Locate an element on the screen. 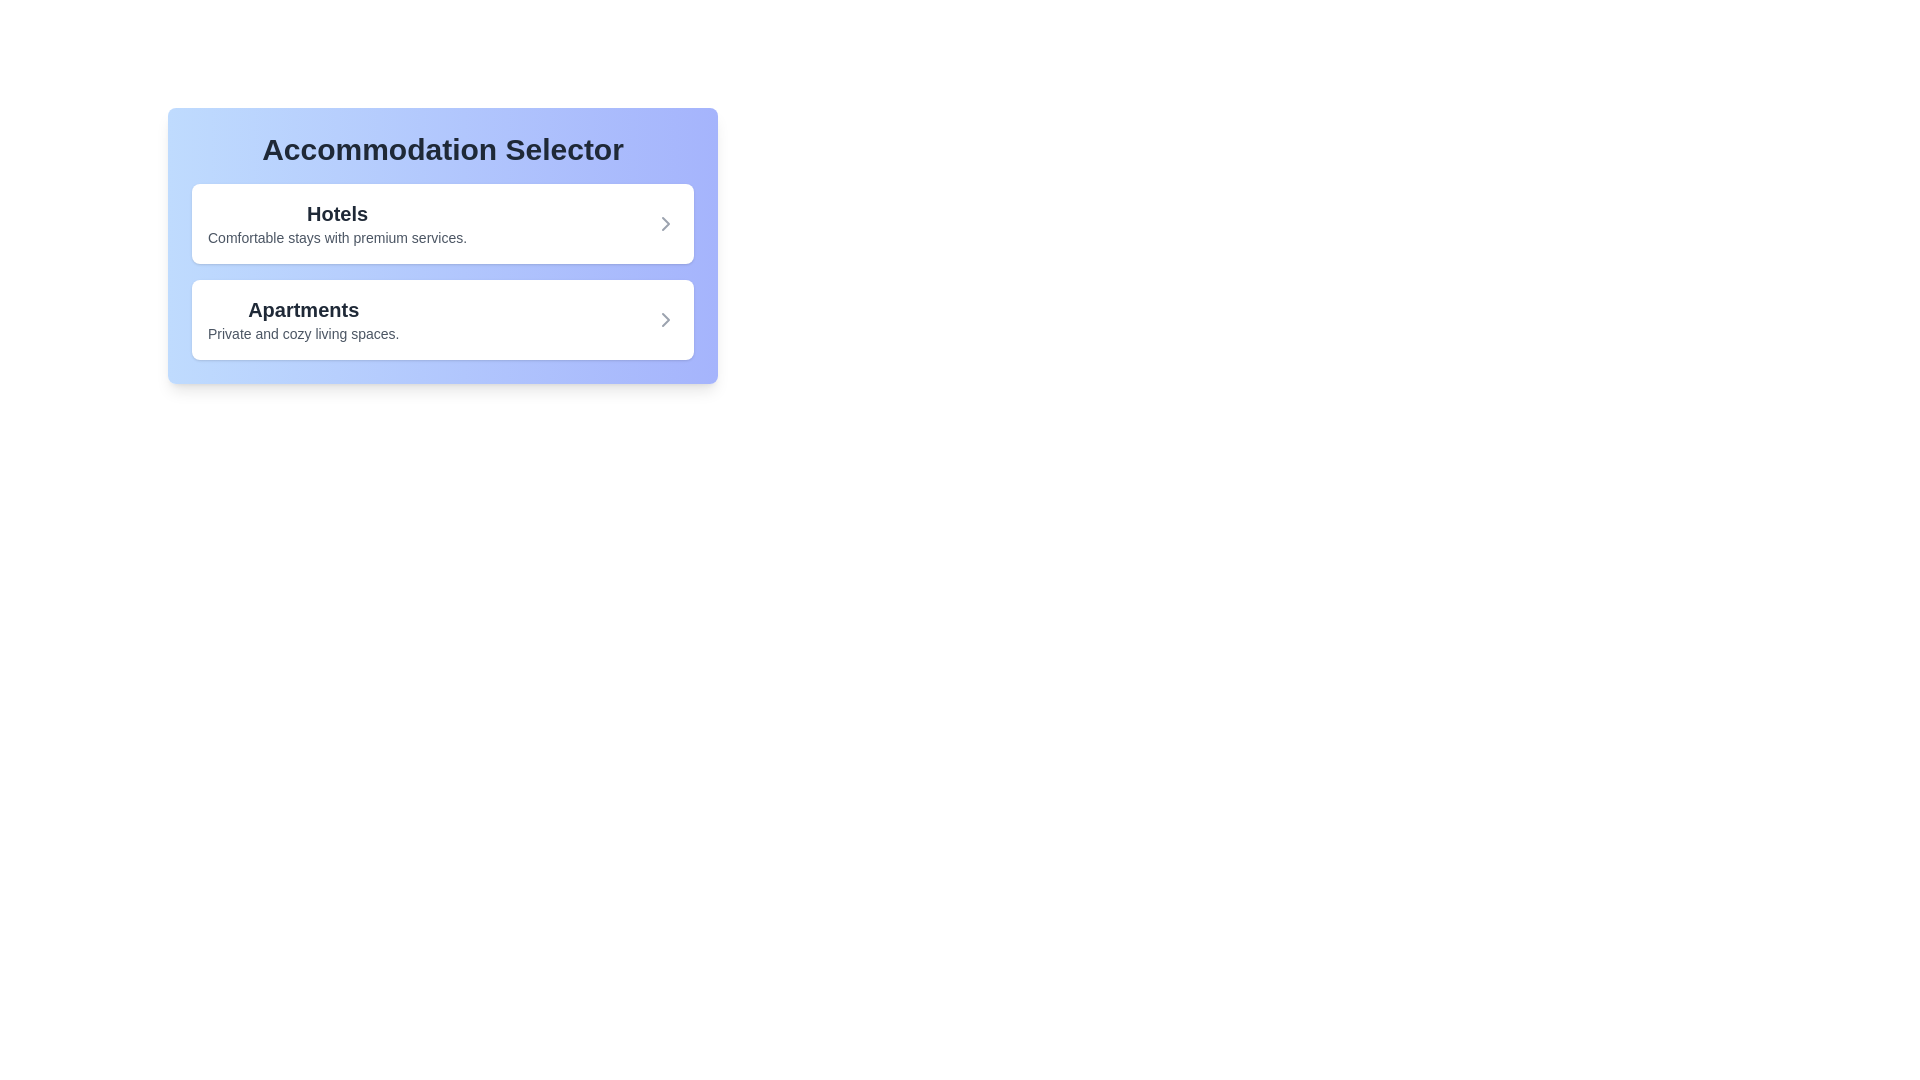  the text label that serves as the title for the 'Hotels' option in the accommodation types list is located at coordinates (337, 213).